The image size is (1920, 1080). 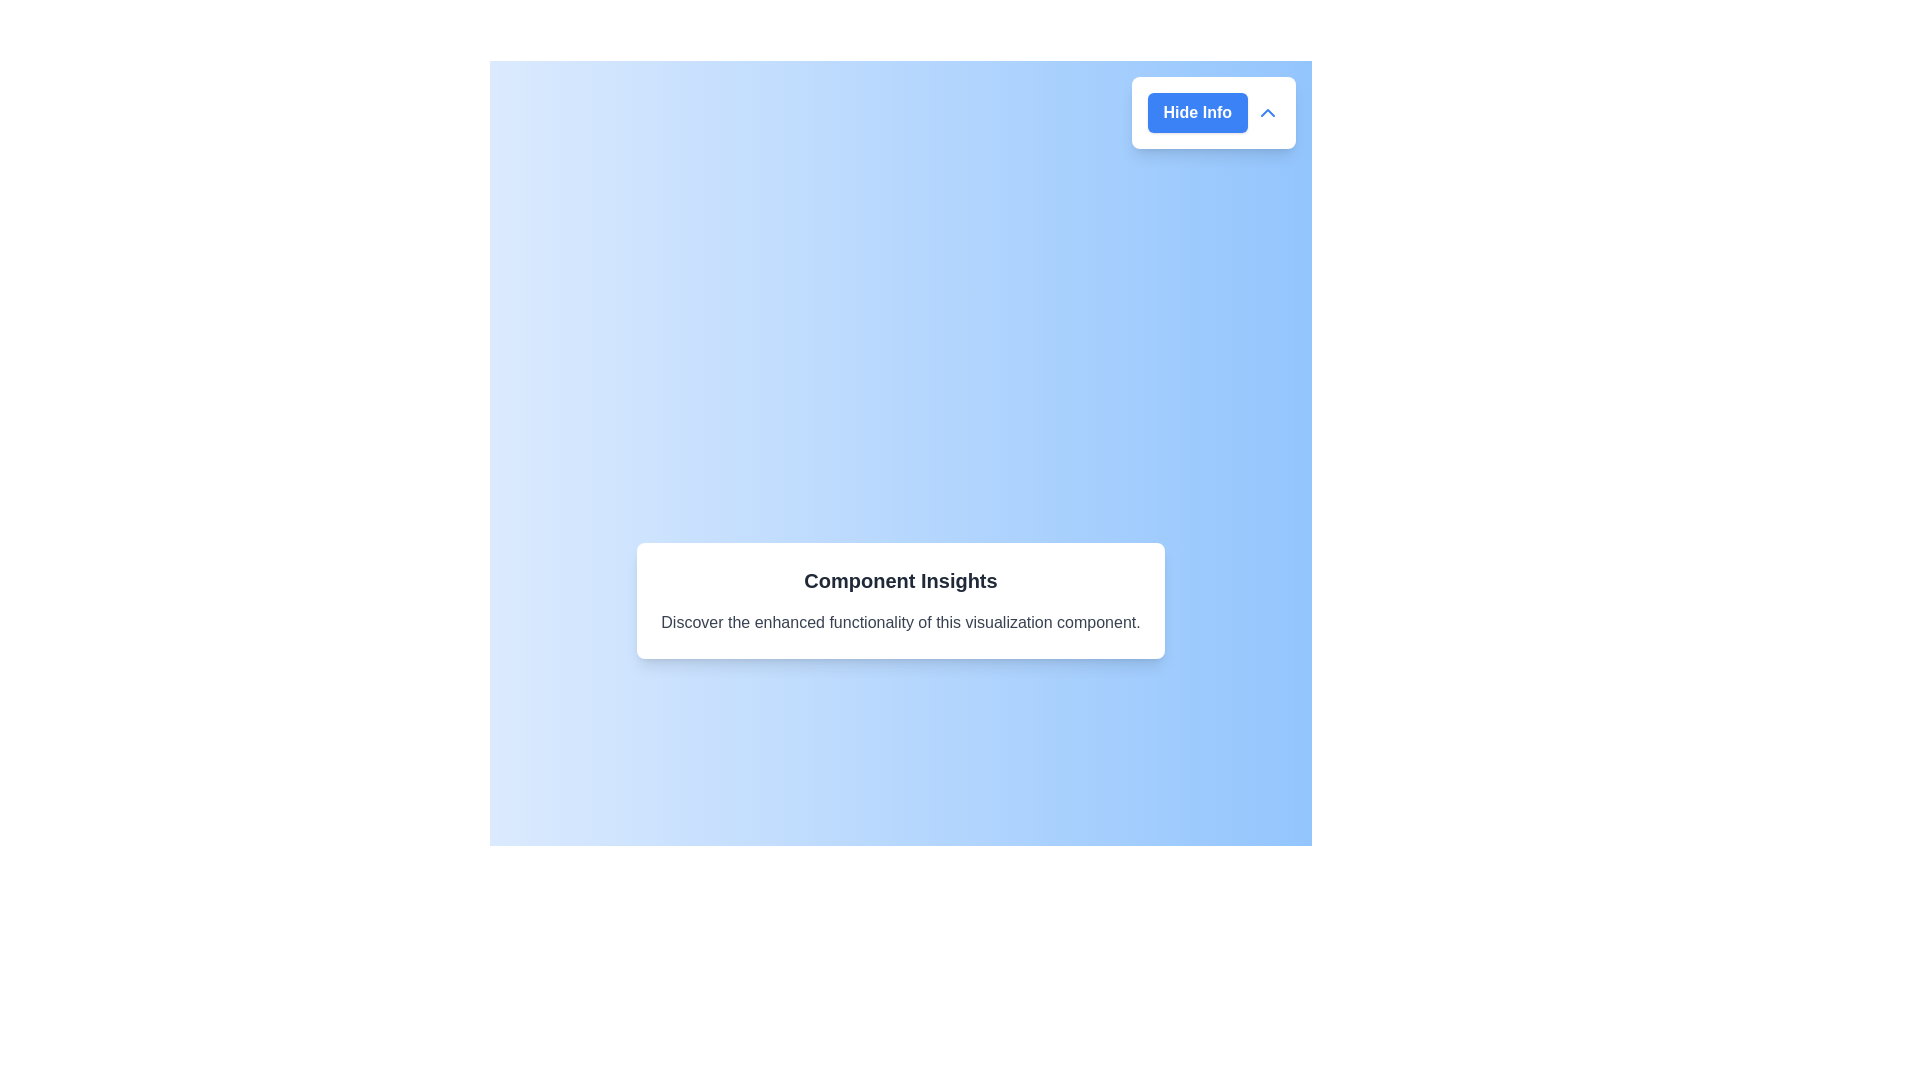 I want to click on the blue button labeled 'Hide Info' with a chevron icon, so click(x=1212, y=112).